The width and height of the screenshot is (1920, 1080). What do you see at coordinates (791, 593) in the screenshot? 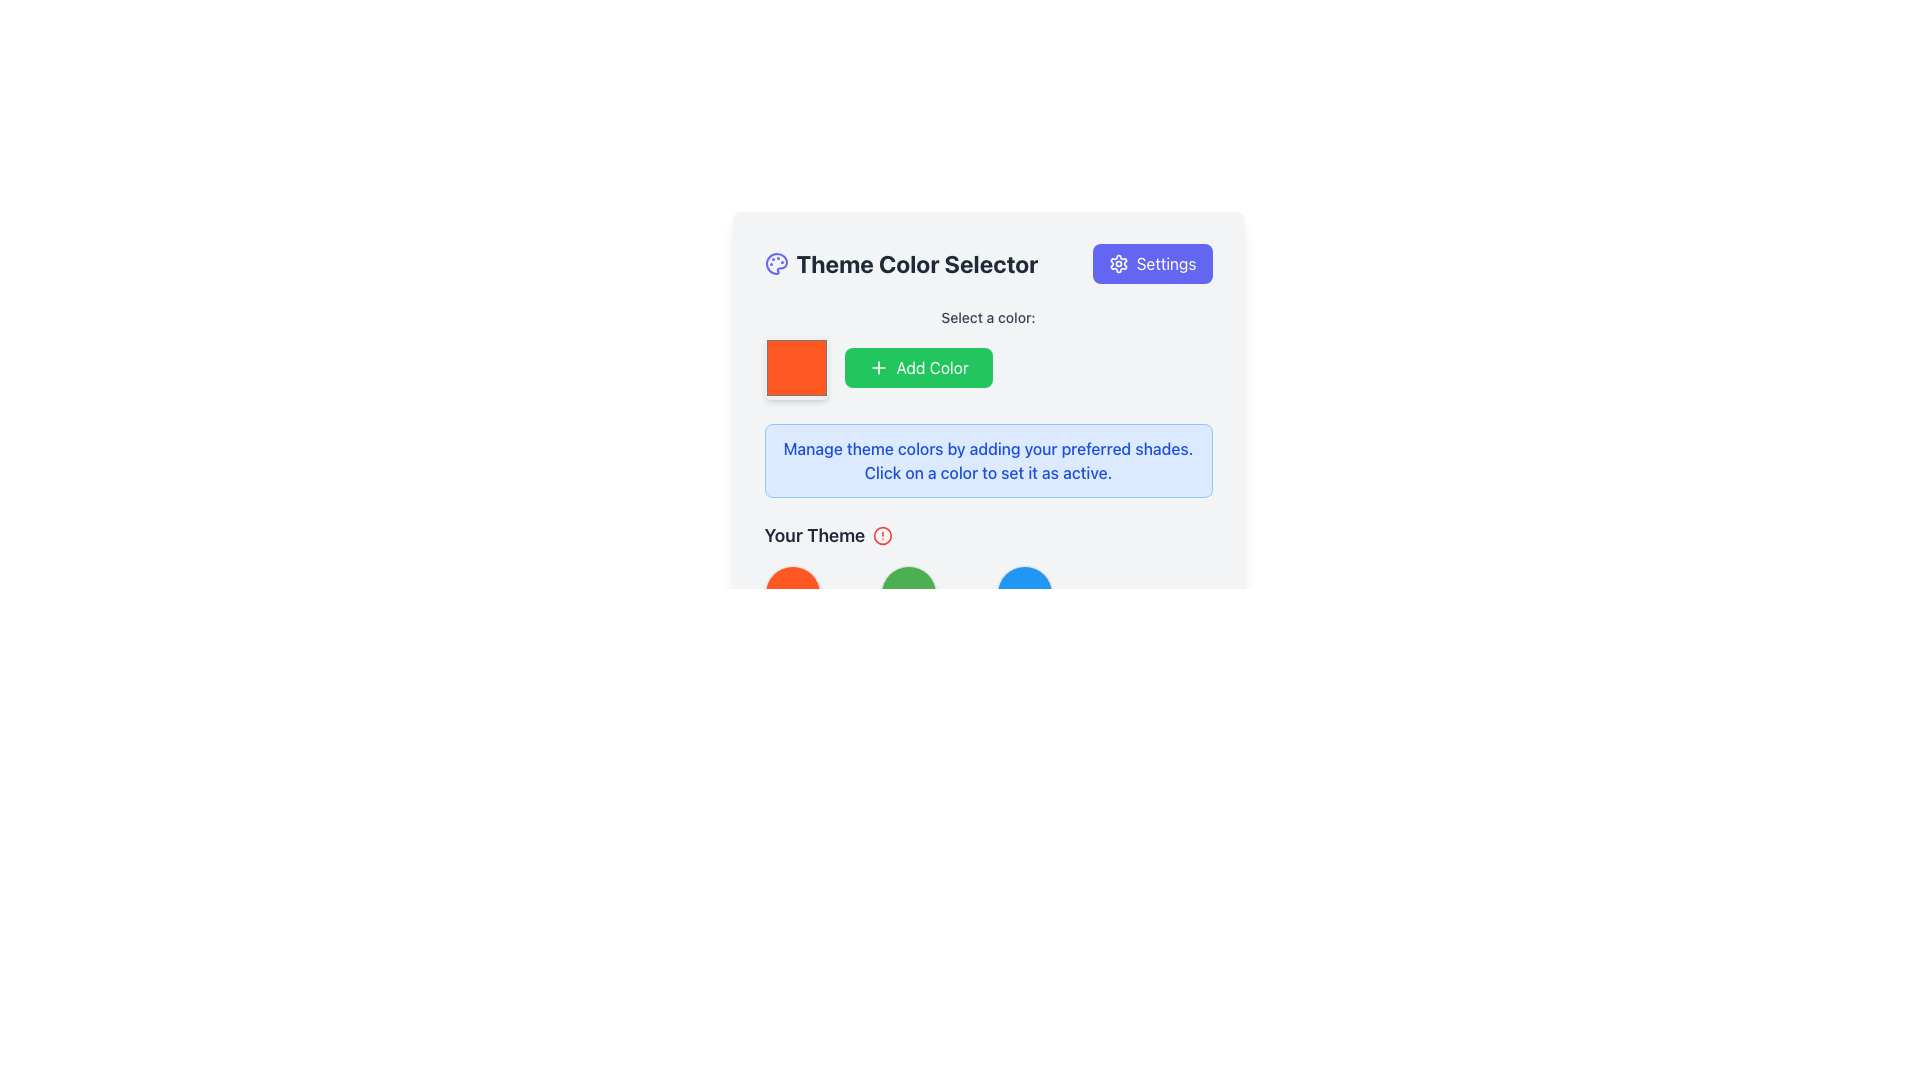
I see `the circular orange button located at the top-left corner of the grid under the 'Your Theme' label` at bounding box center [791, 593].